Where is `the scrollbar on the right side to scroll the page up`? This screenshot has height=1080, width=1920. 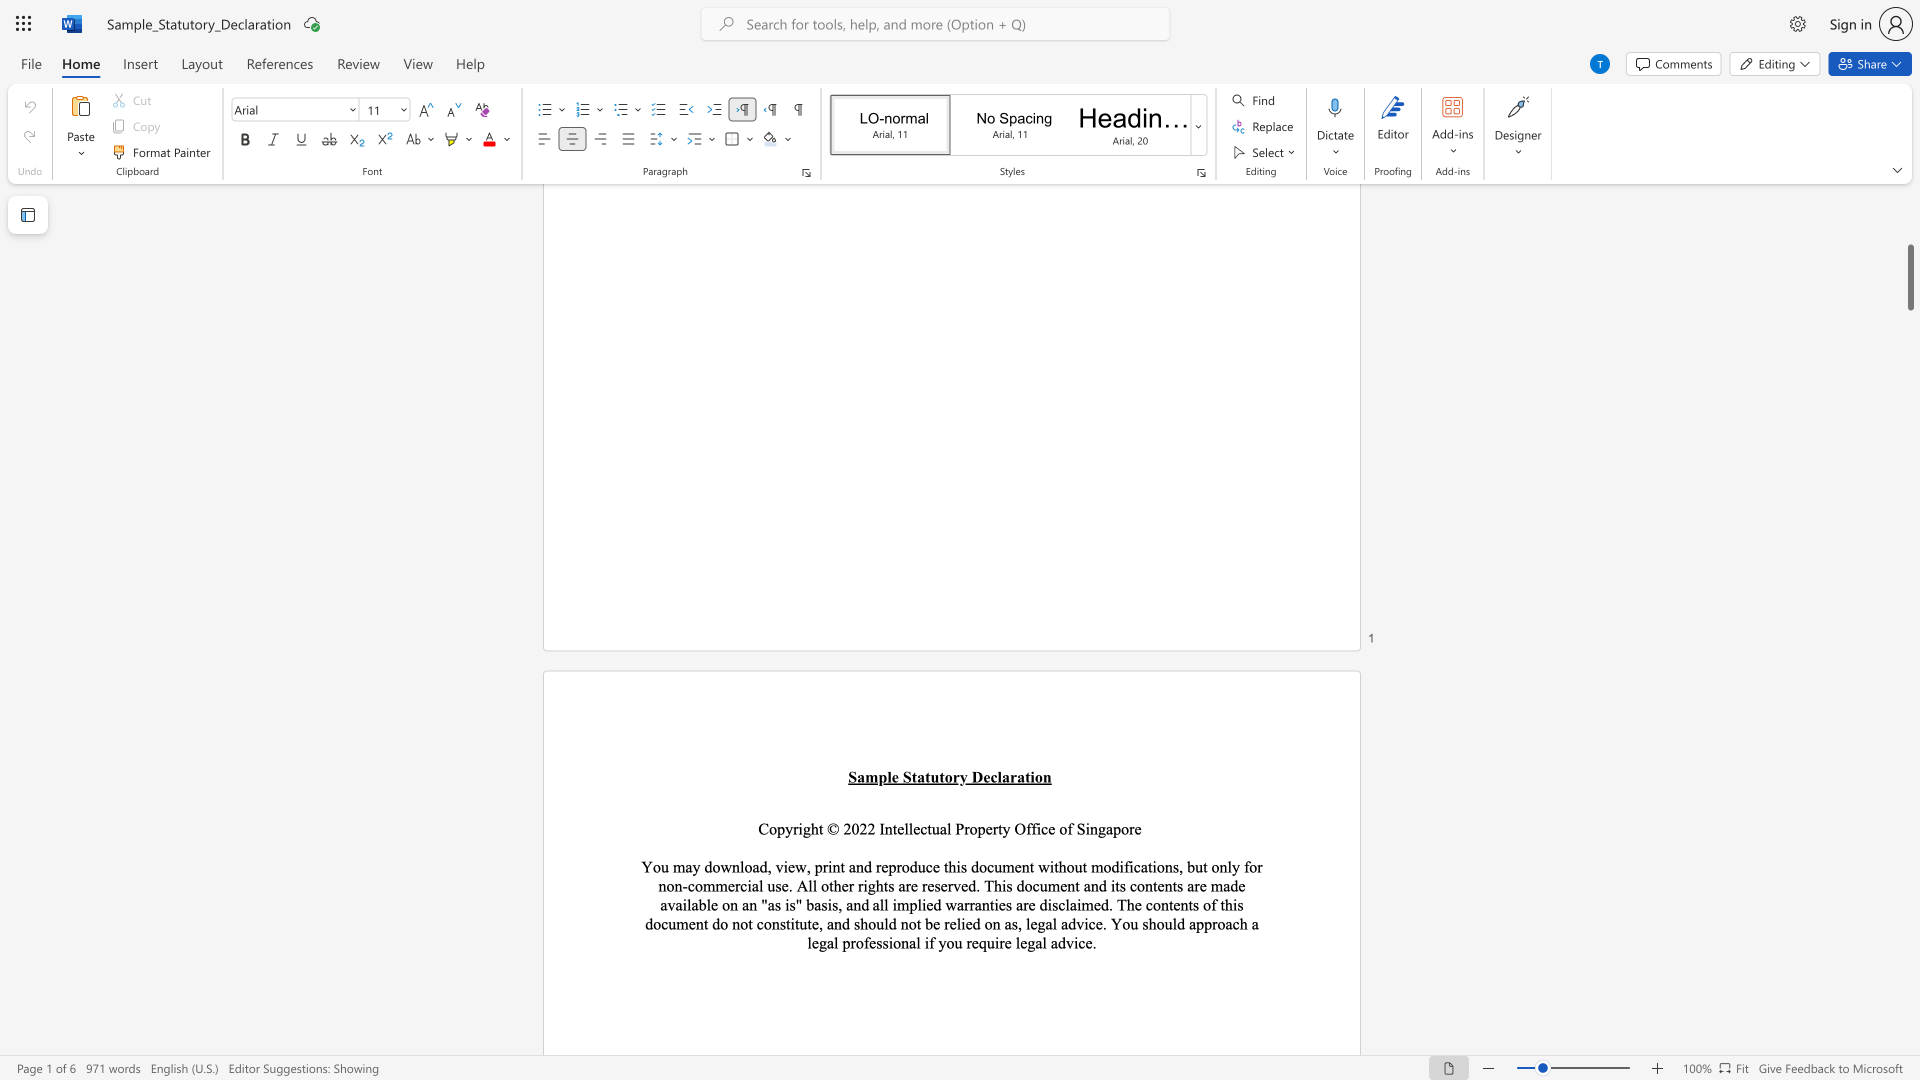 the scrollbar on the right side to scroll the page up is located at coordinates (1909, 349).